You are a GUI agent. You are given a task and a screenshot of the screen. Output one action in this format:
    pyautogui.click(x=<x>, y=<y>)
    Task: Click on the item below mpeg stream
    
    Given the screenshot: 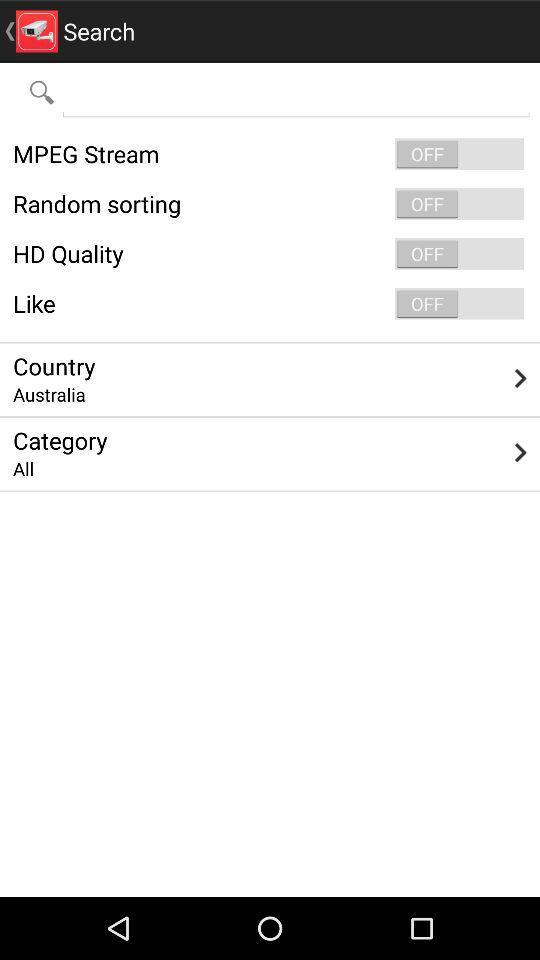 What is the action you would take?
    pyautogui.click(x=270, y=204)
    